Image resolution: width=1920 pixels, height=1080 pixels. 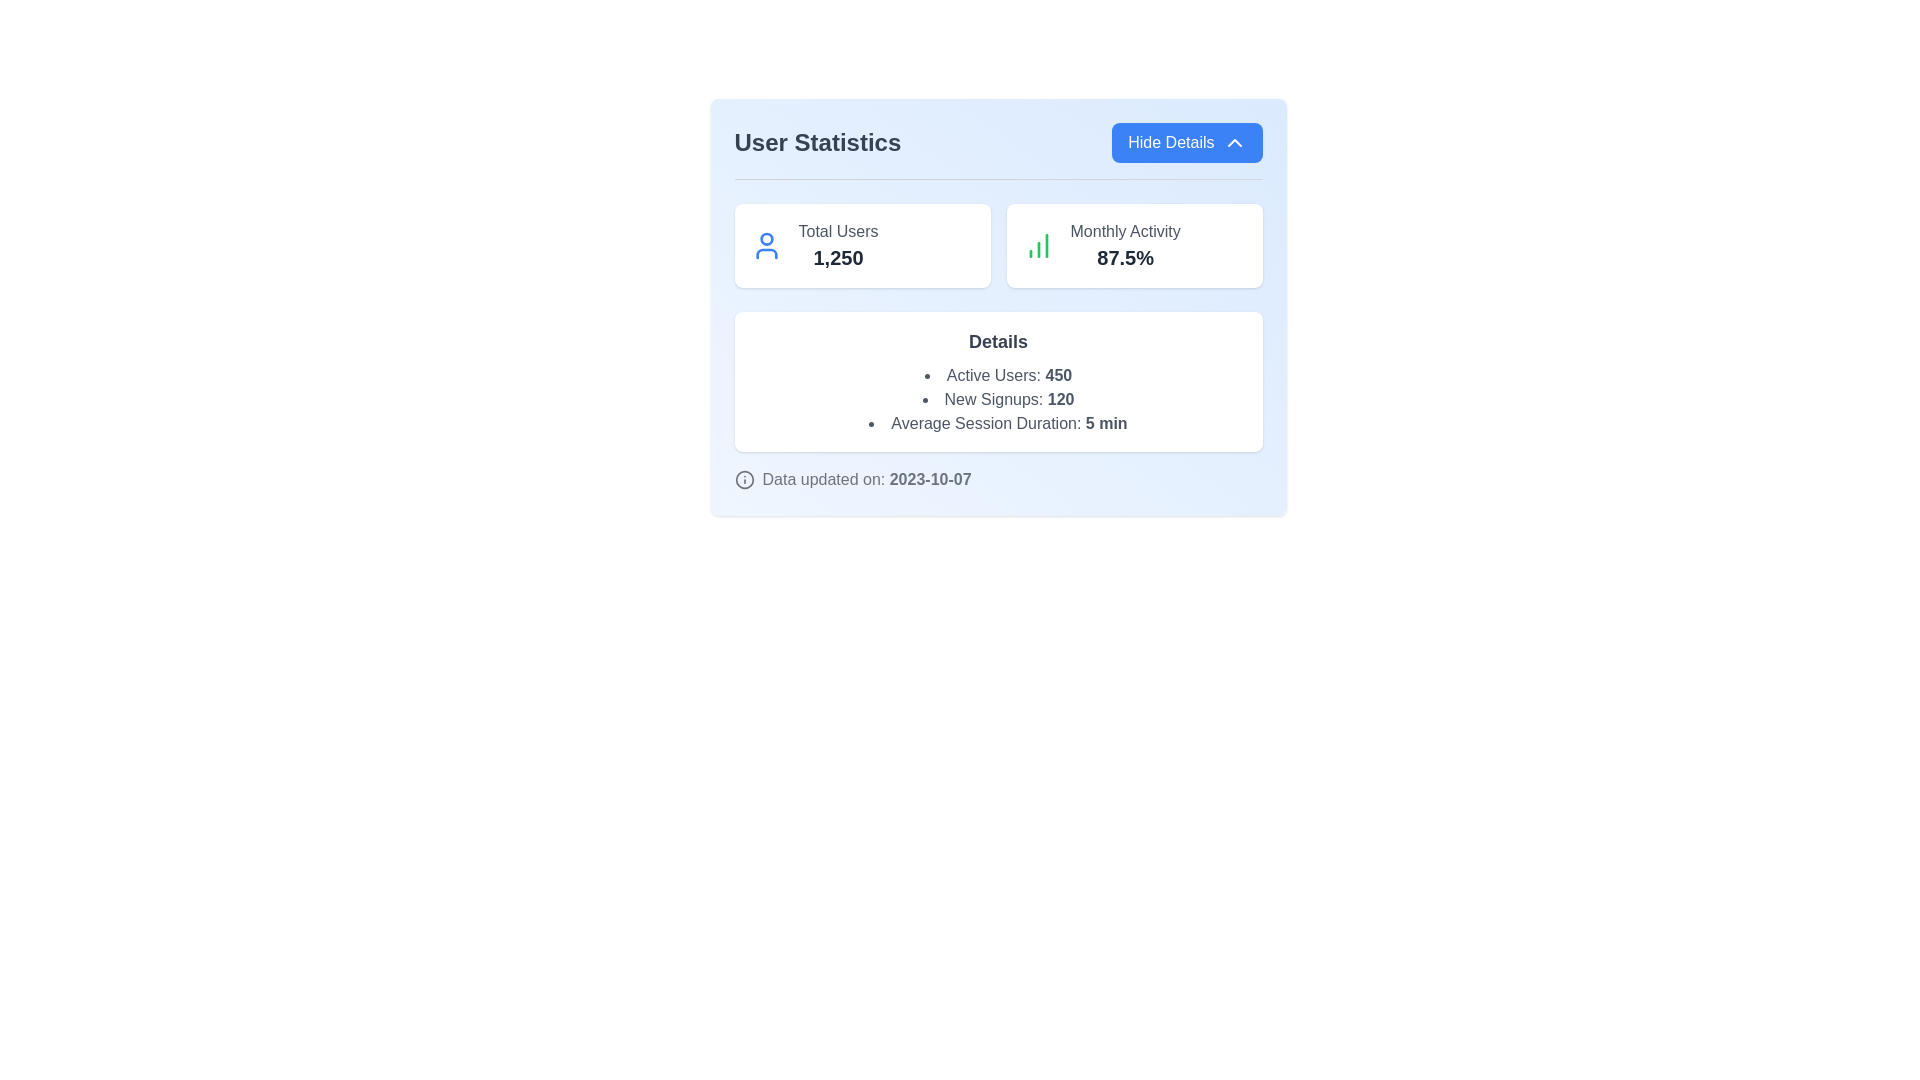 What do you see at coordinates (1125, 257) in the screenshot?
I see `the Text Label displaying the monthly activity percentage value located within the 'User Statistics' card, beneath the 'Monthly Activity' title` at bounding box center [1125, 257].